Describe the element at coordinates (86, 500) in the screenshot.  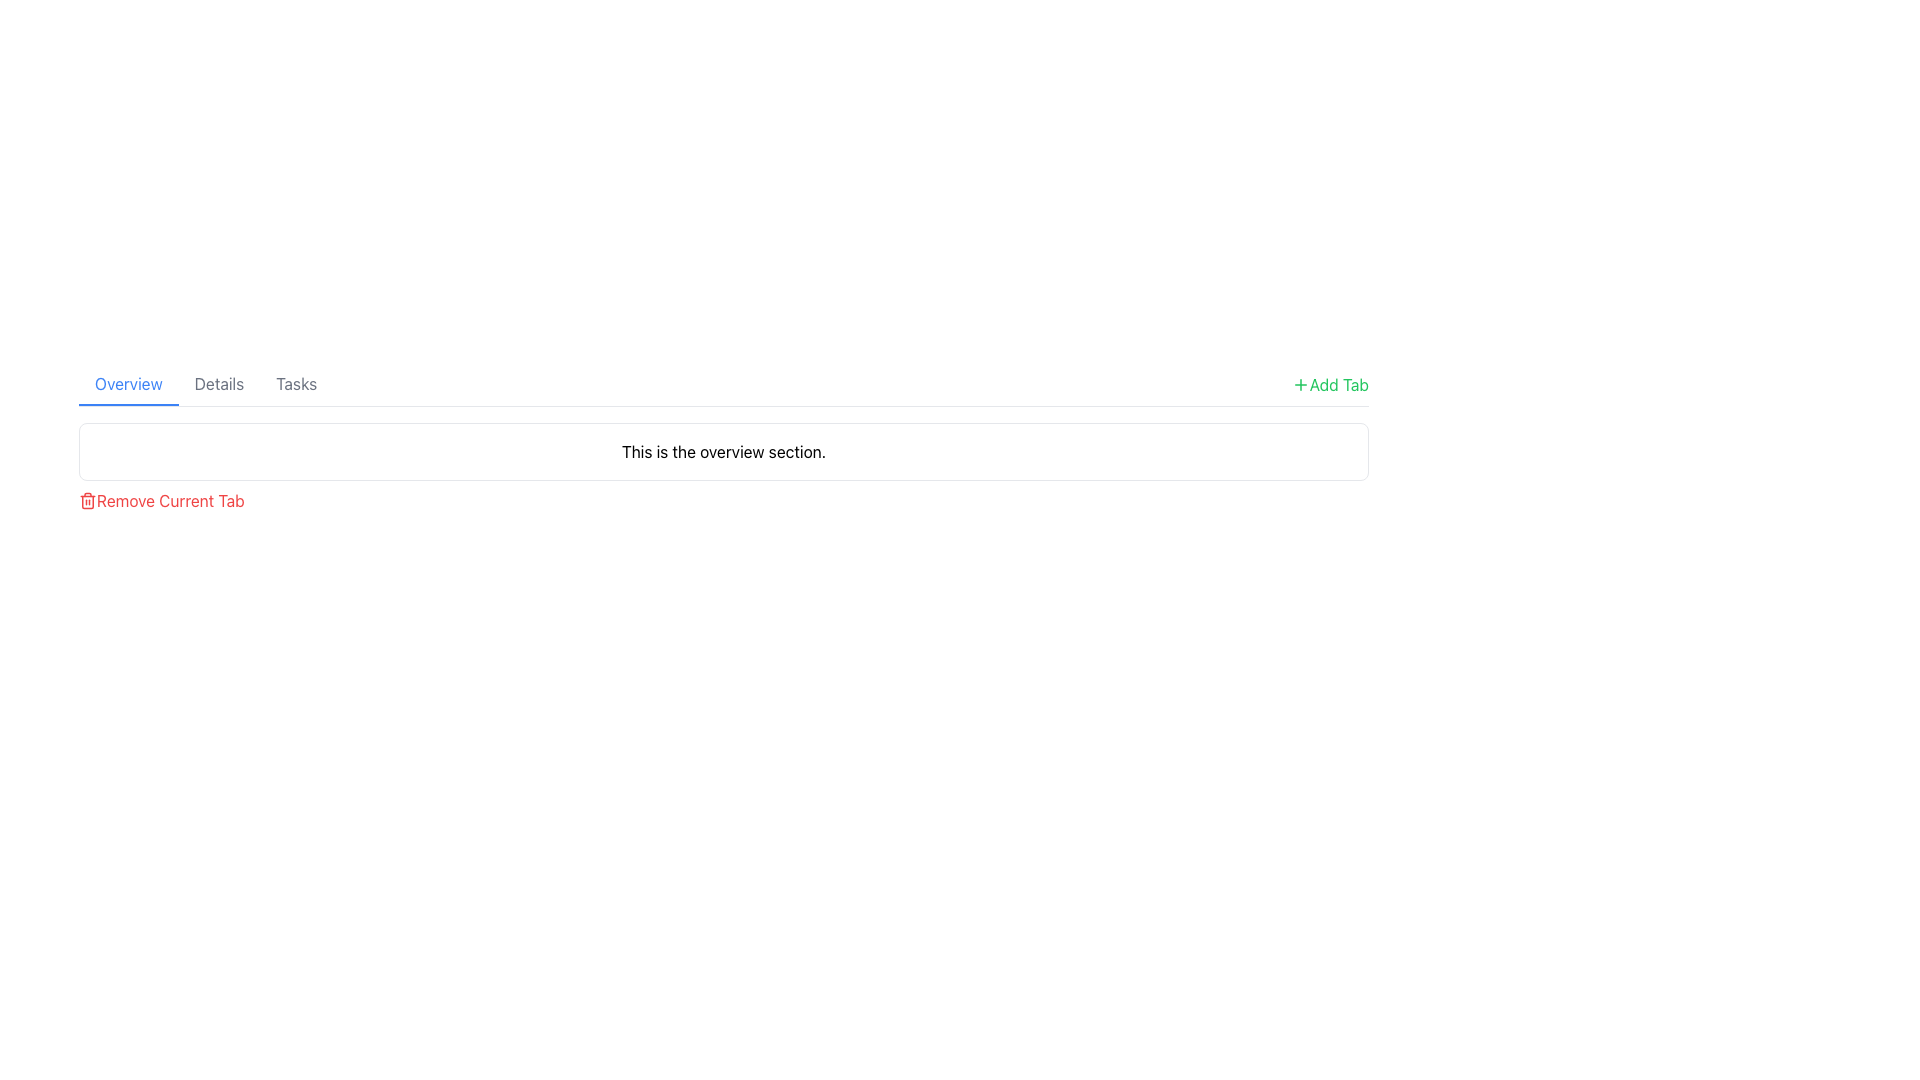
I see `the delete icon for the 'Remove Current Tab' action, located at the bottom-left area of the interface` at that location.